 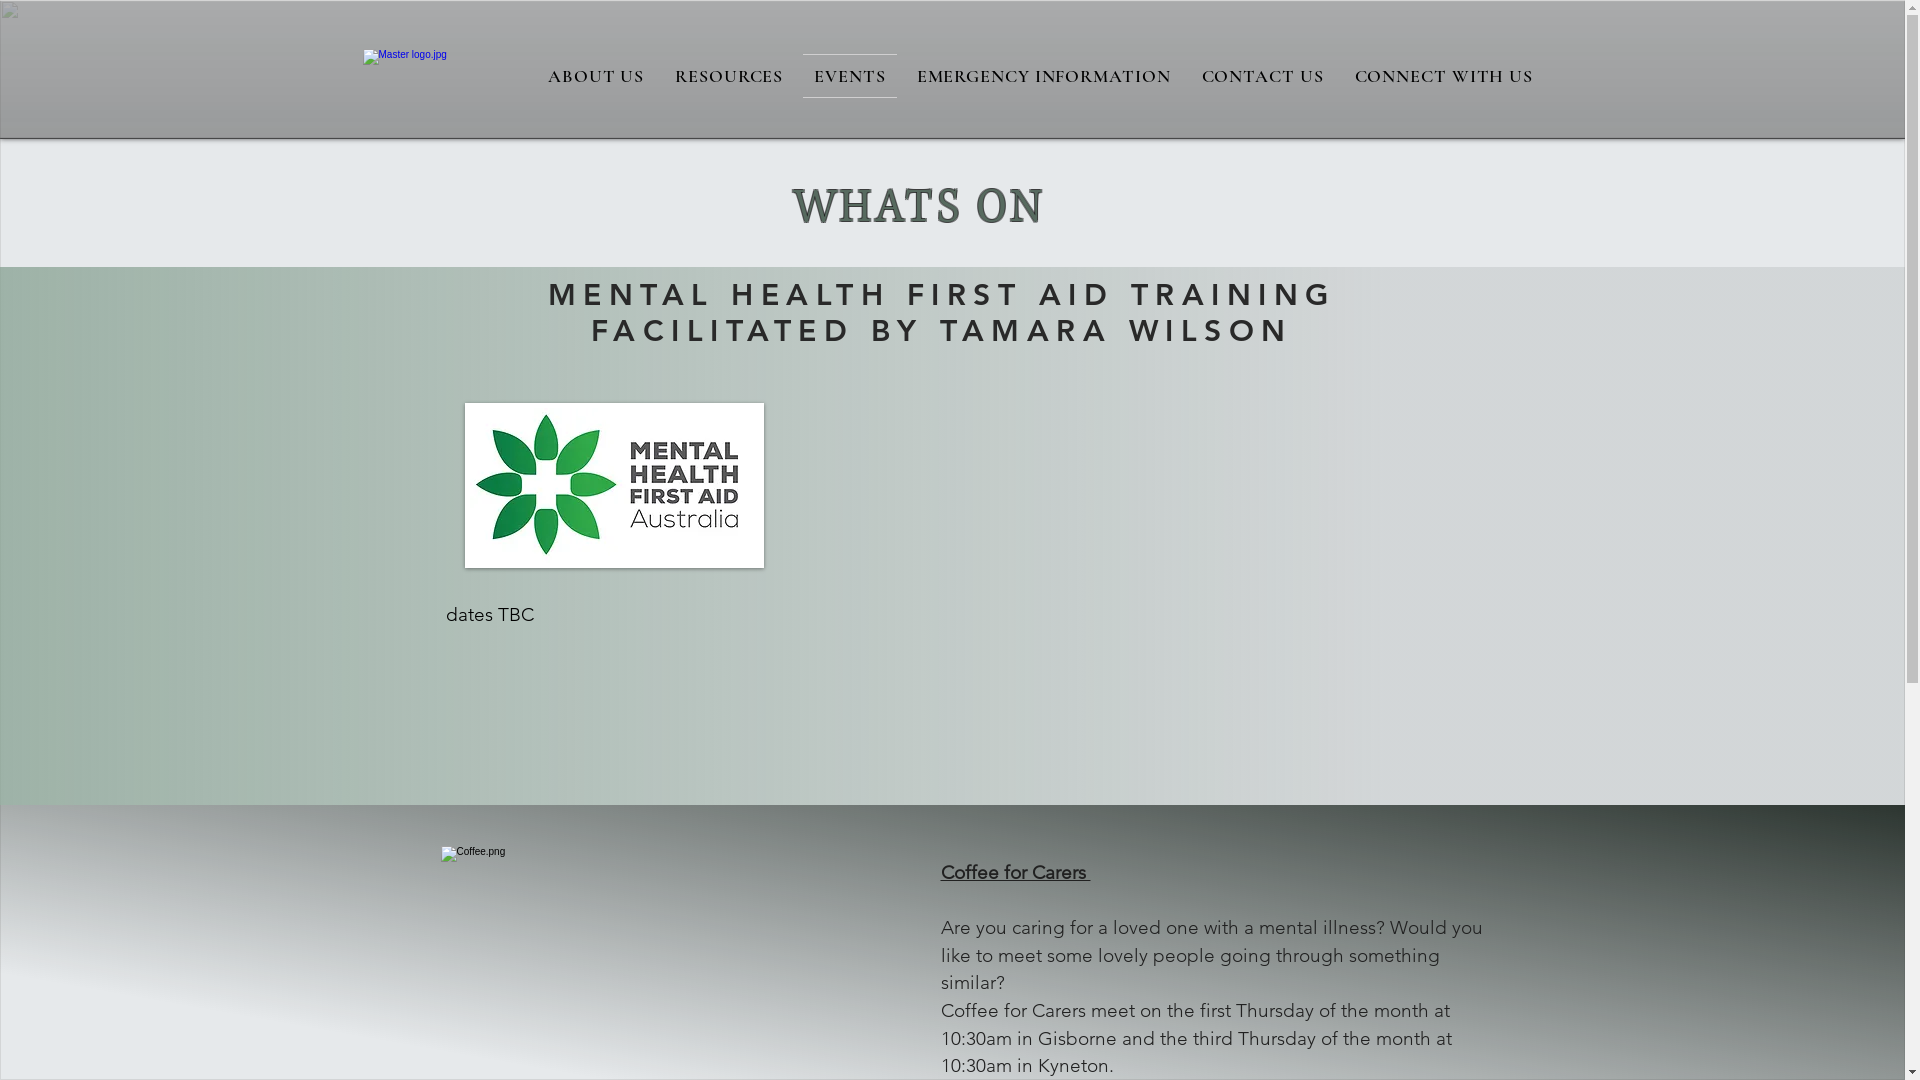 I want to click on 'ABOUT US', so click(x=594, y=75).